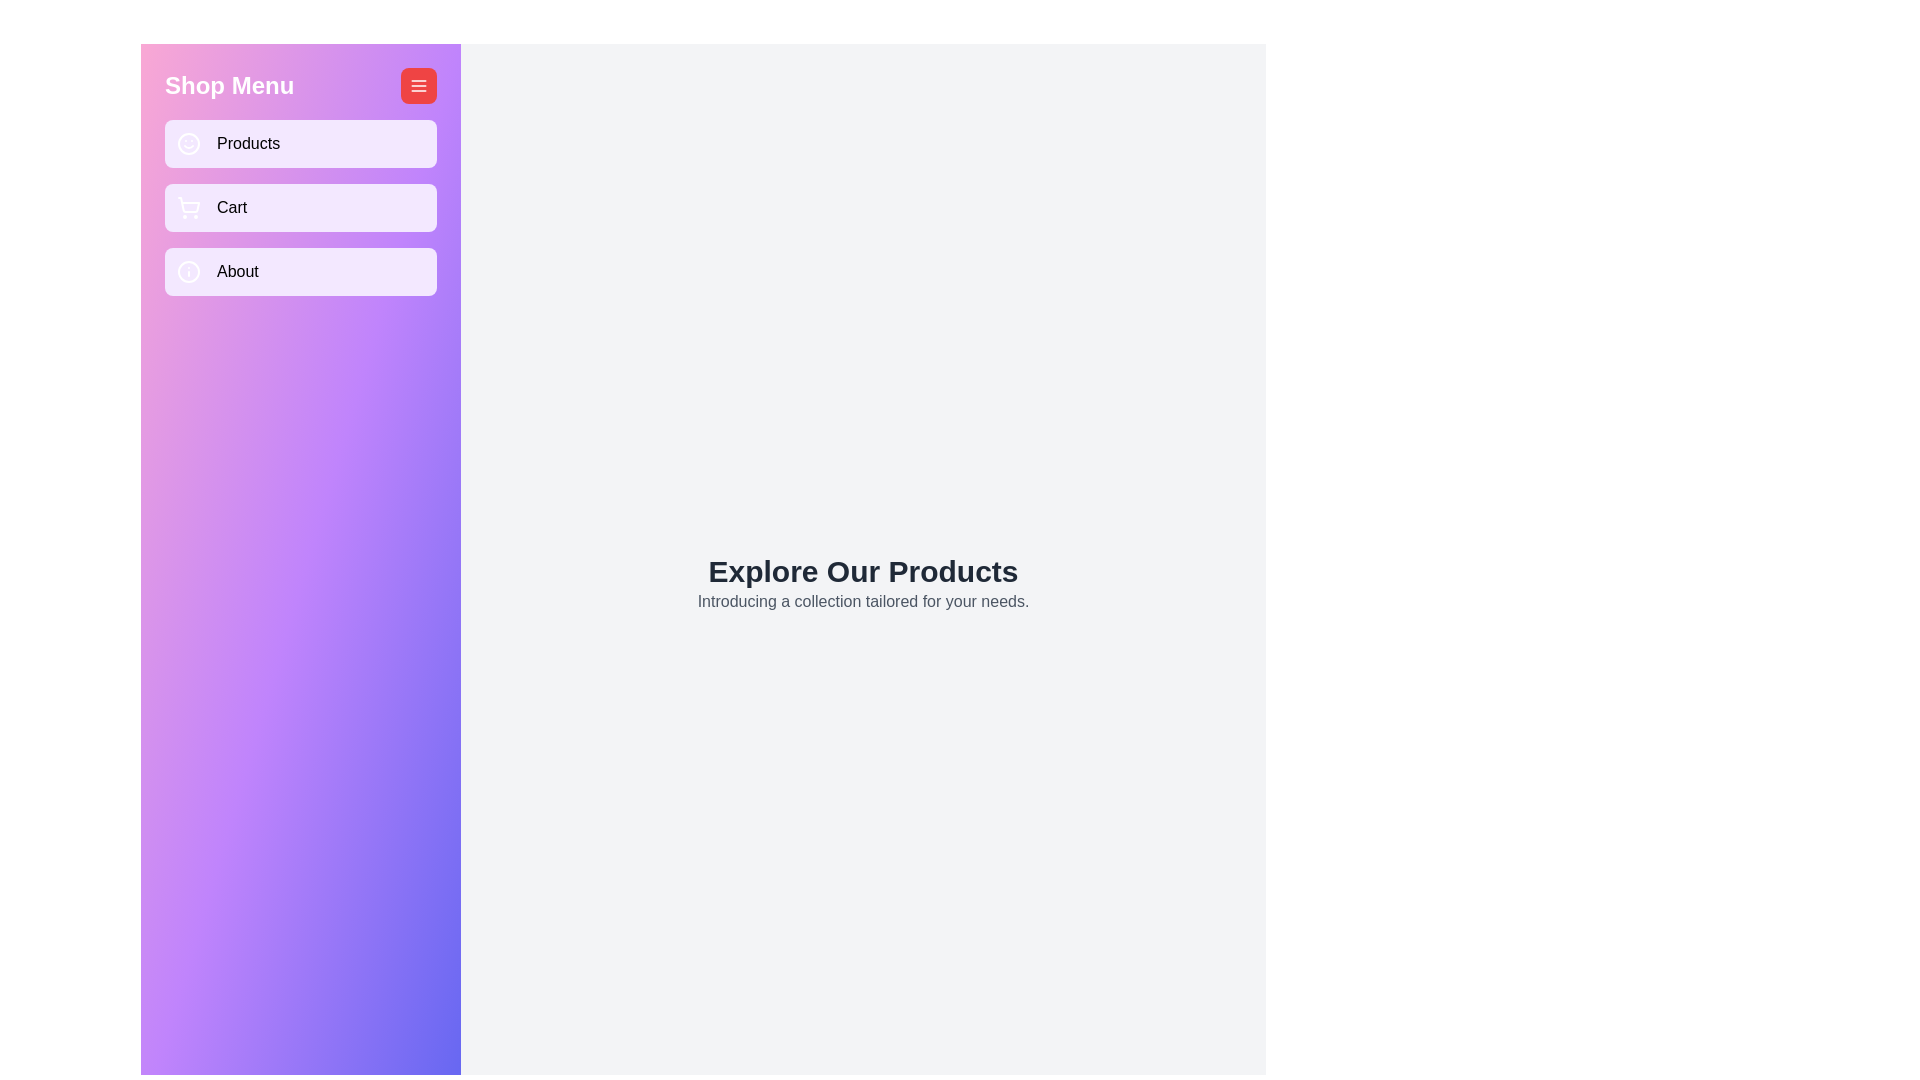  Describe the element at coordinates (300, 272) in the screenshot. I see `the 'About' button` at that location.